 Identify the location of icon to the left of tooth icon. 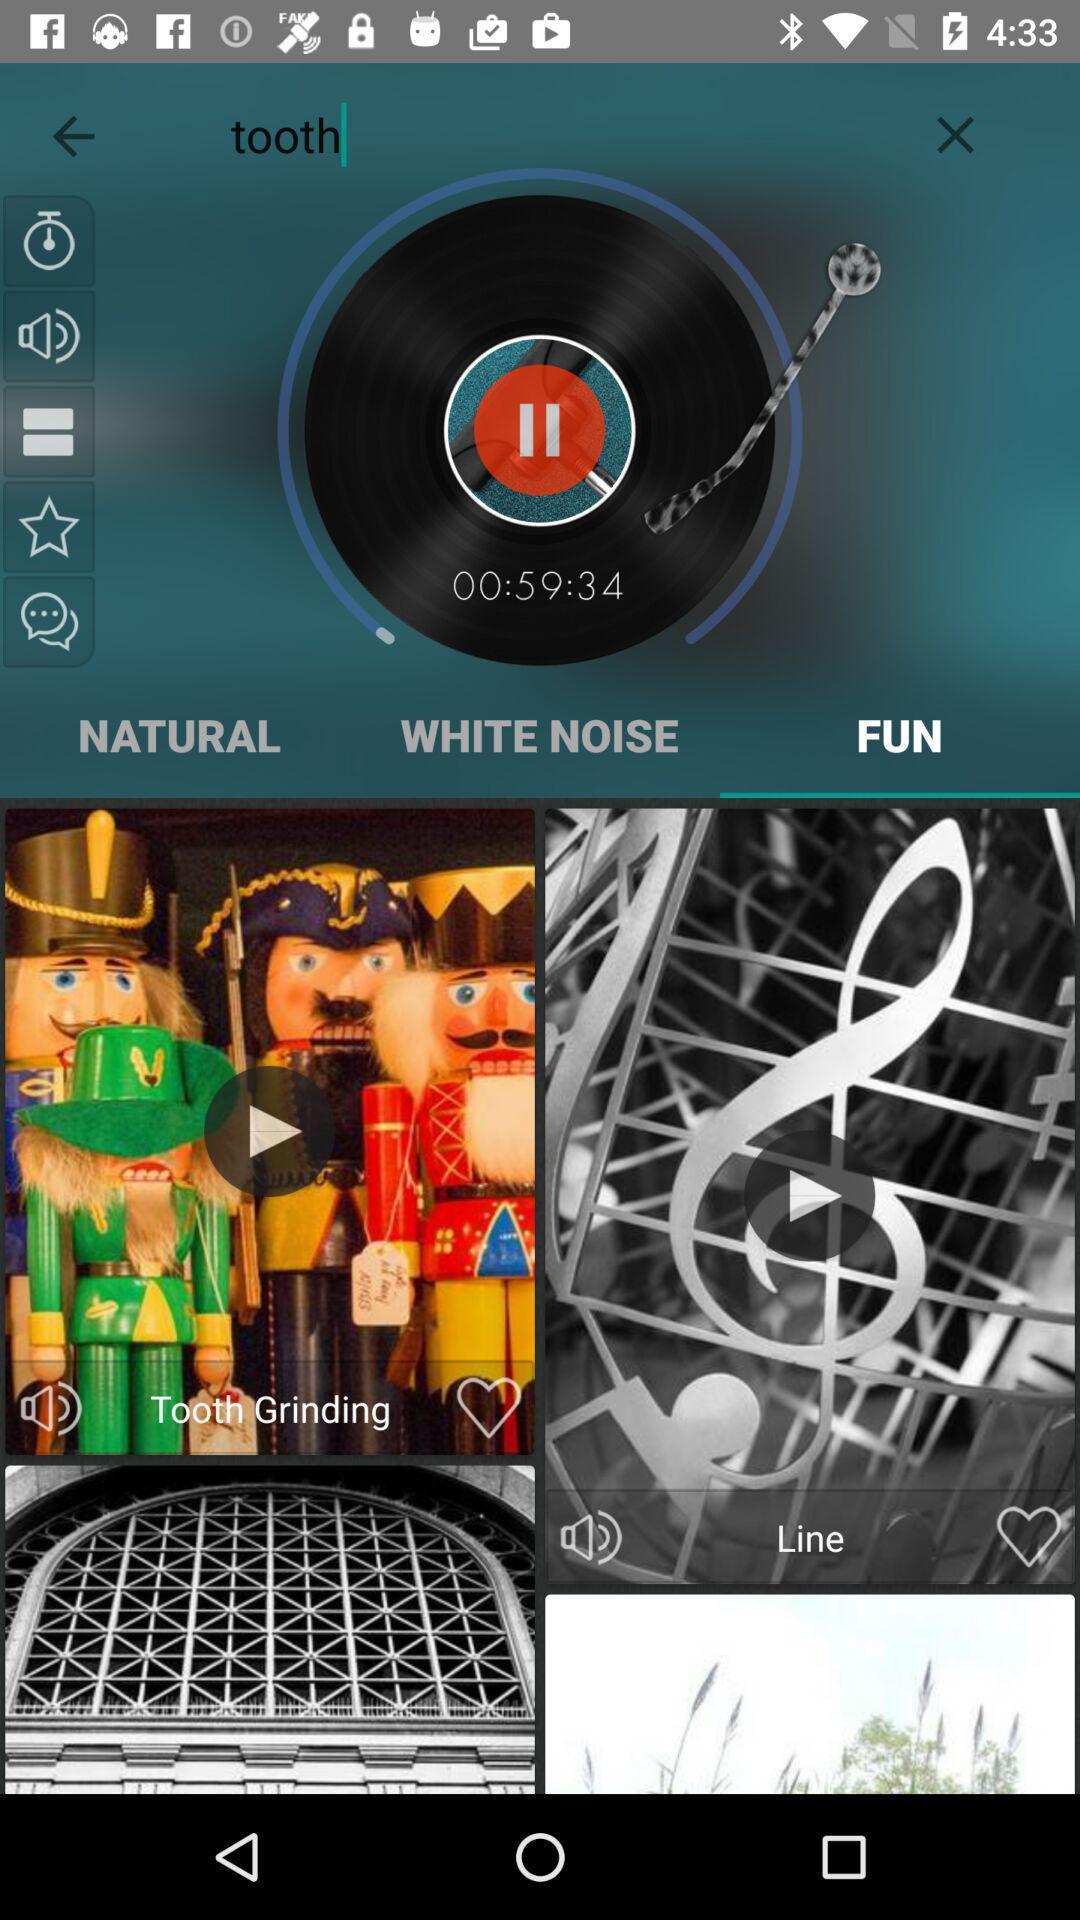
(72, 130).